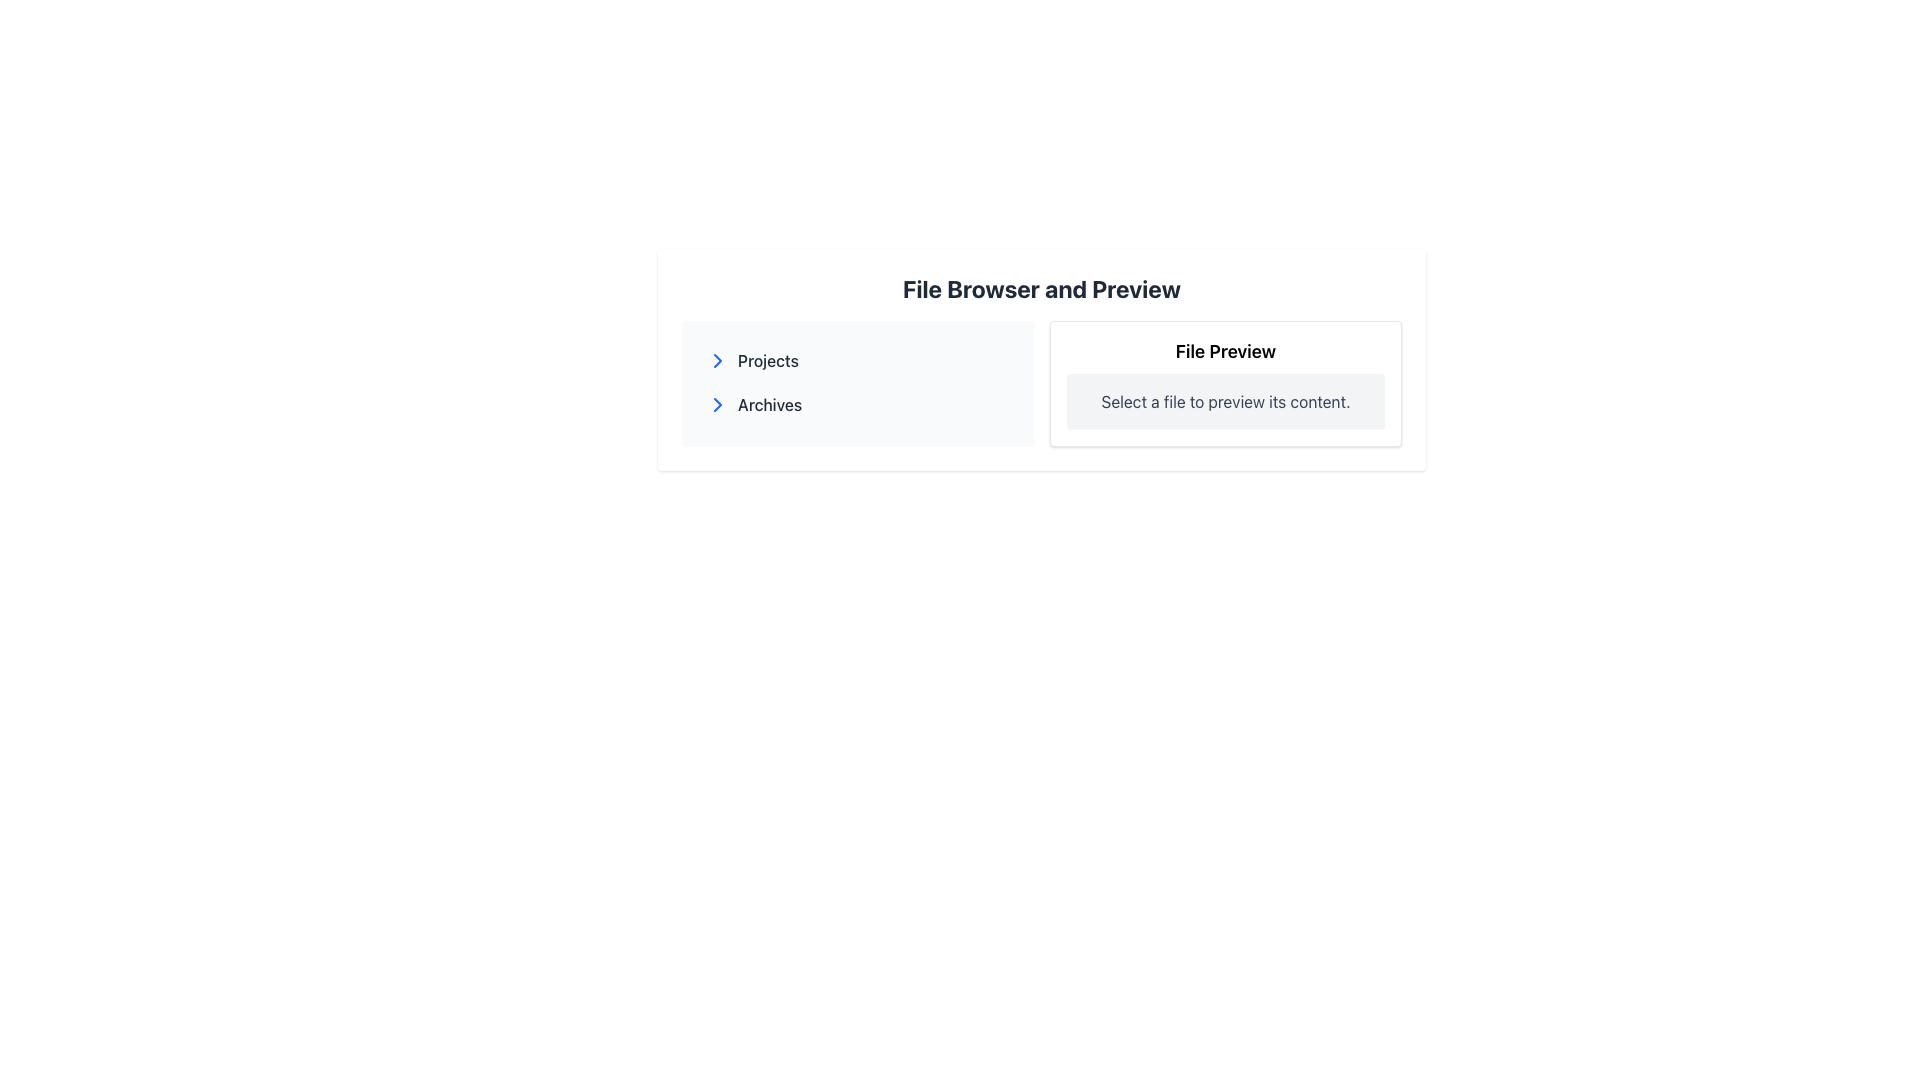 This screenshot has width=1920, height=1080. Describe the element at coordinates (769, 405) in the screenshot. I see `the 'Archives' label` at that location.